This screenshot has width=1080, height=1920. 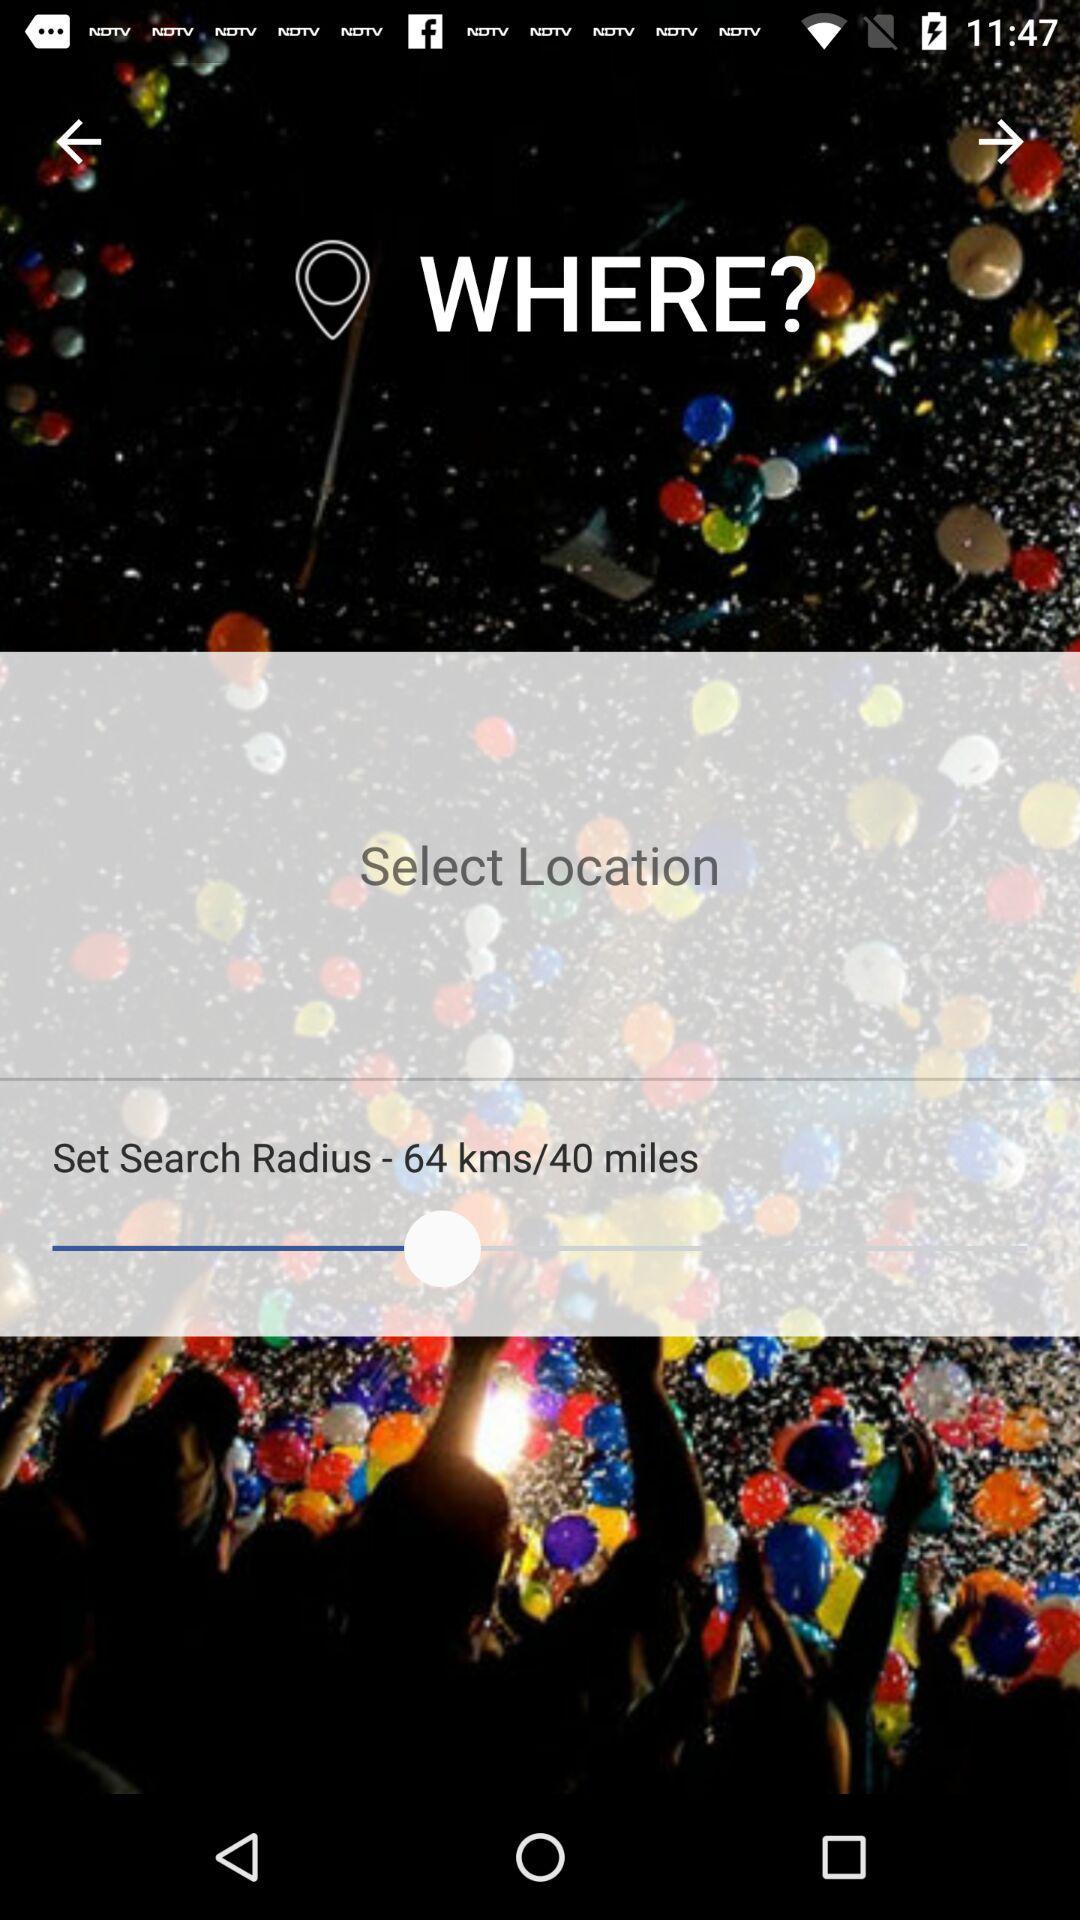 What do you see at coordinates (540, 864) in the screenshot?
I see `location` at bounding box center [540, 864].